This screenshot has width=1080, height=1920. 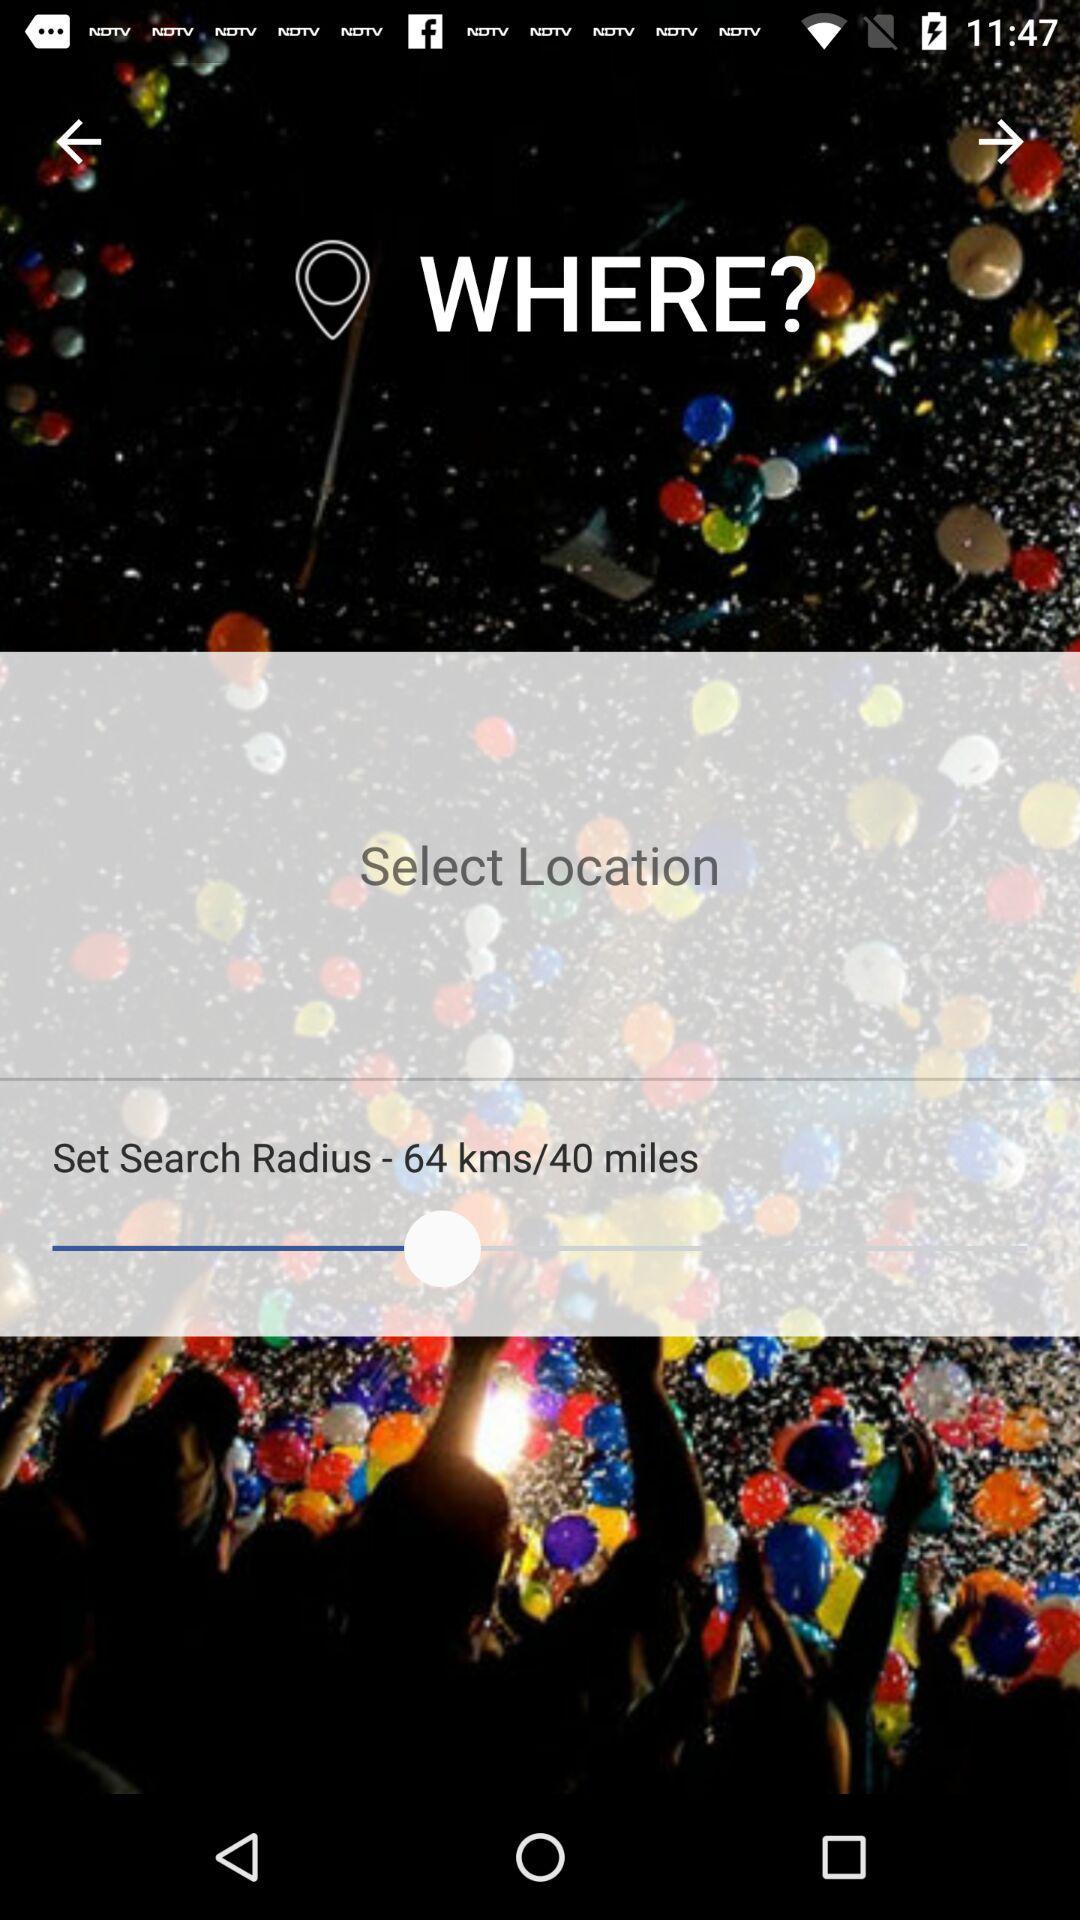 What do you see at coordinates (540, 864) in the screenshot?
I see `location` at bounding box center [540, 864].